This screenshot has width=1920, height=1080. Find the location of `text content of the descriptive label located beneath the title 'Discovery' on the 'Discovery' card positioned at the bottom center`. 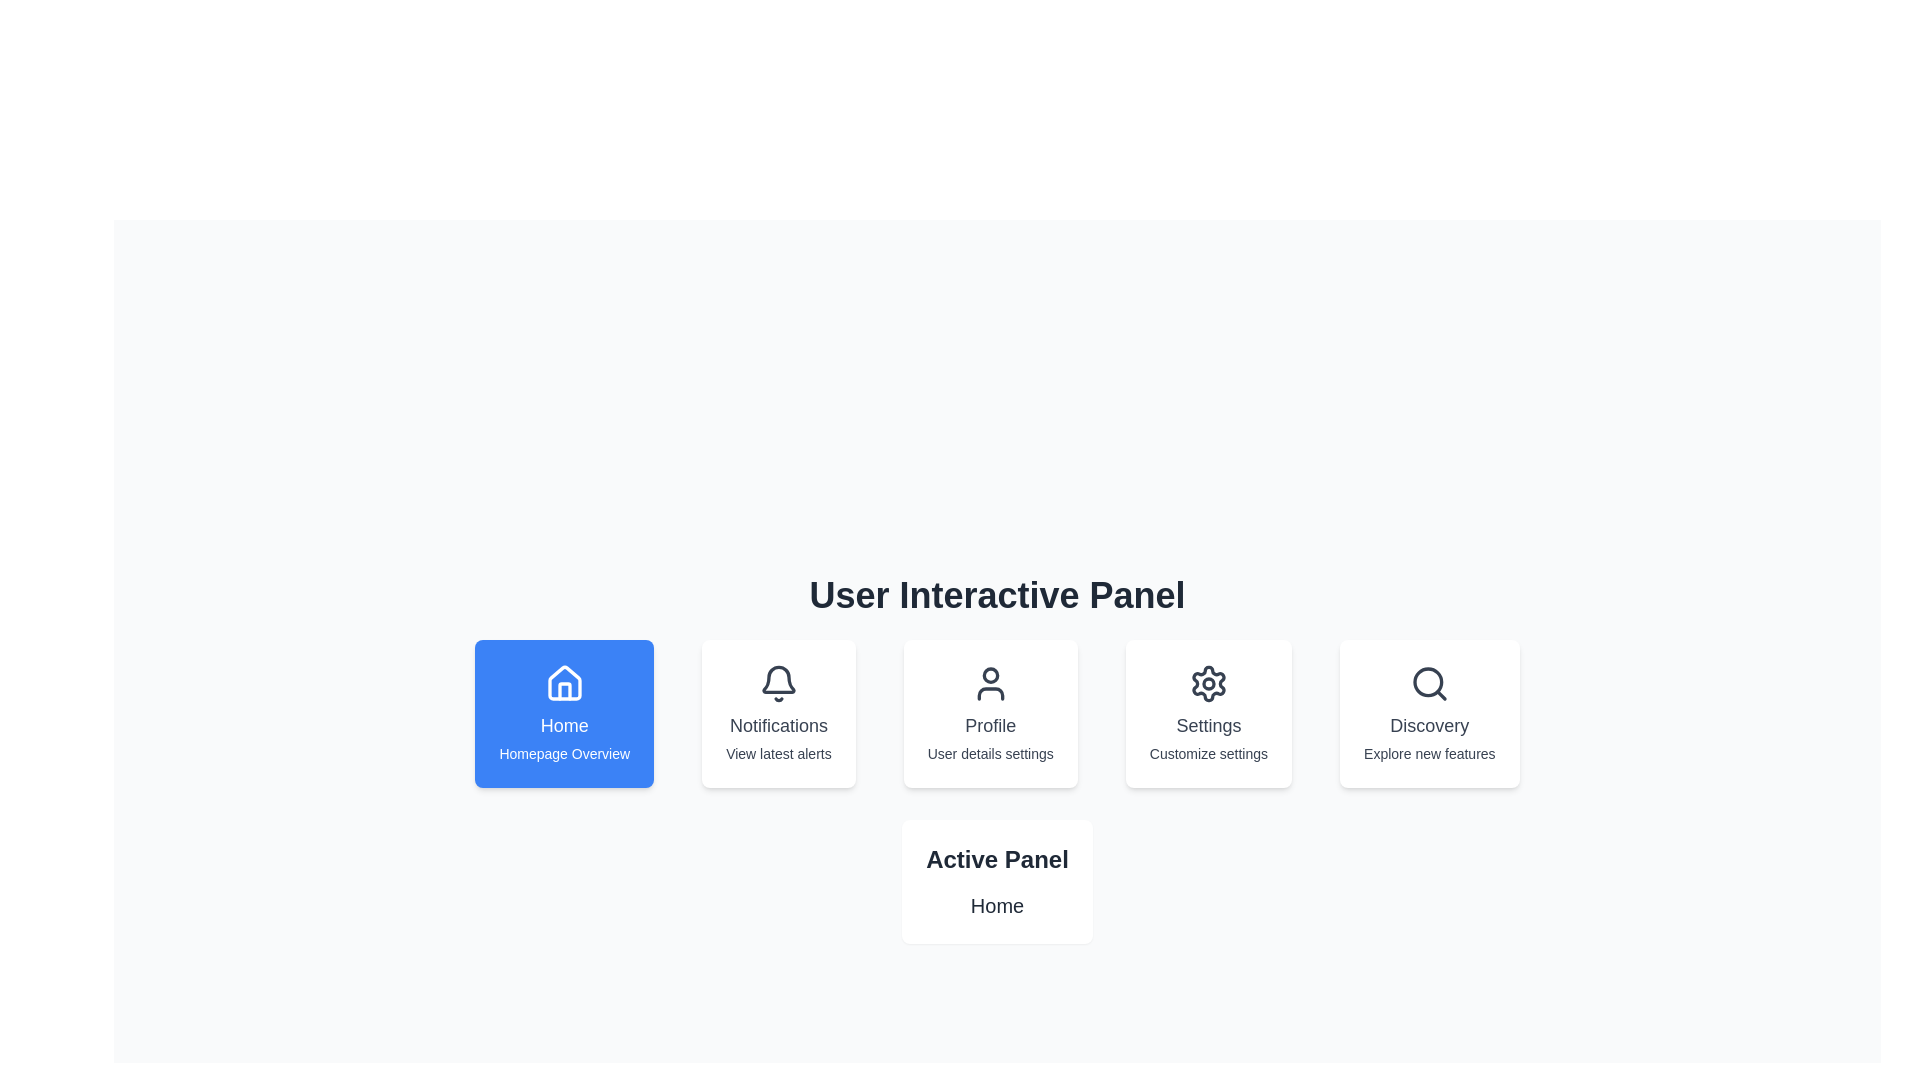

text content of the descriptive label located beneath the title 'Discovery' on the 'Discovery' card positioned at the bottom center is located at coordinates (1428, 753).